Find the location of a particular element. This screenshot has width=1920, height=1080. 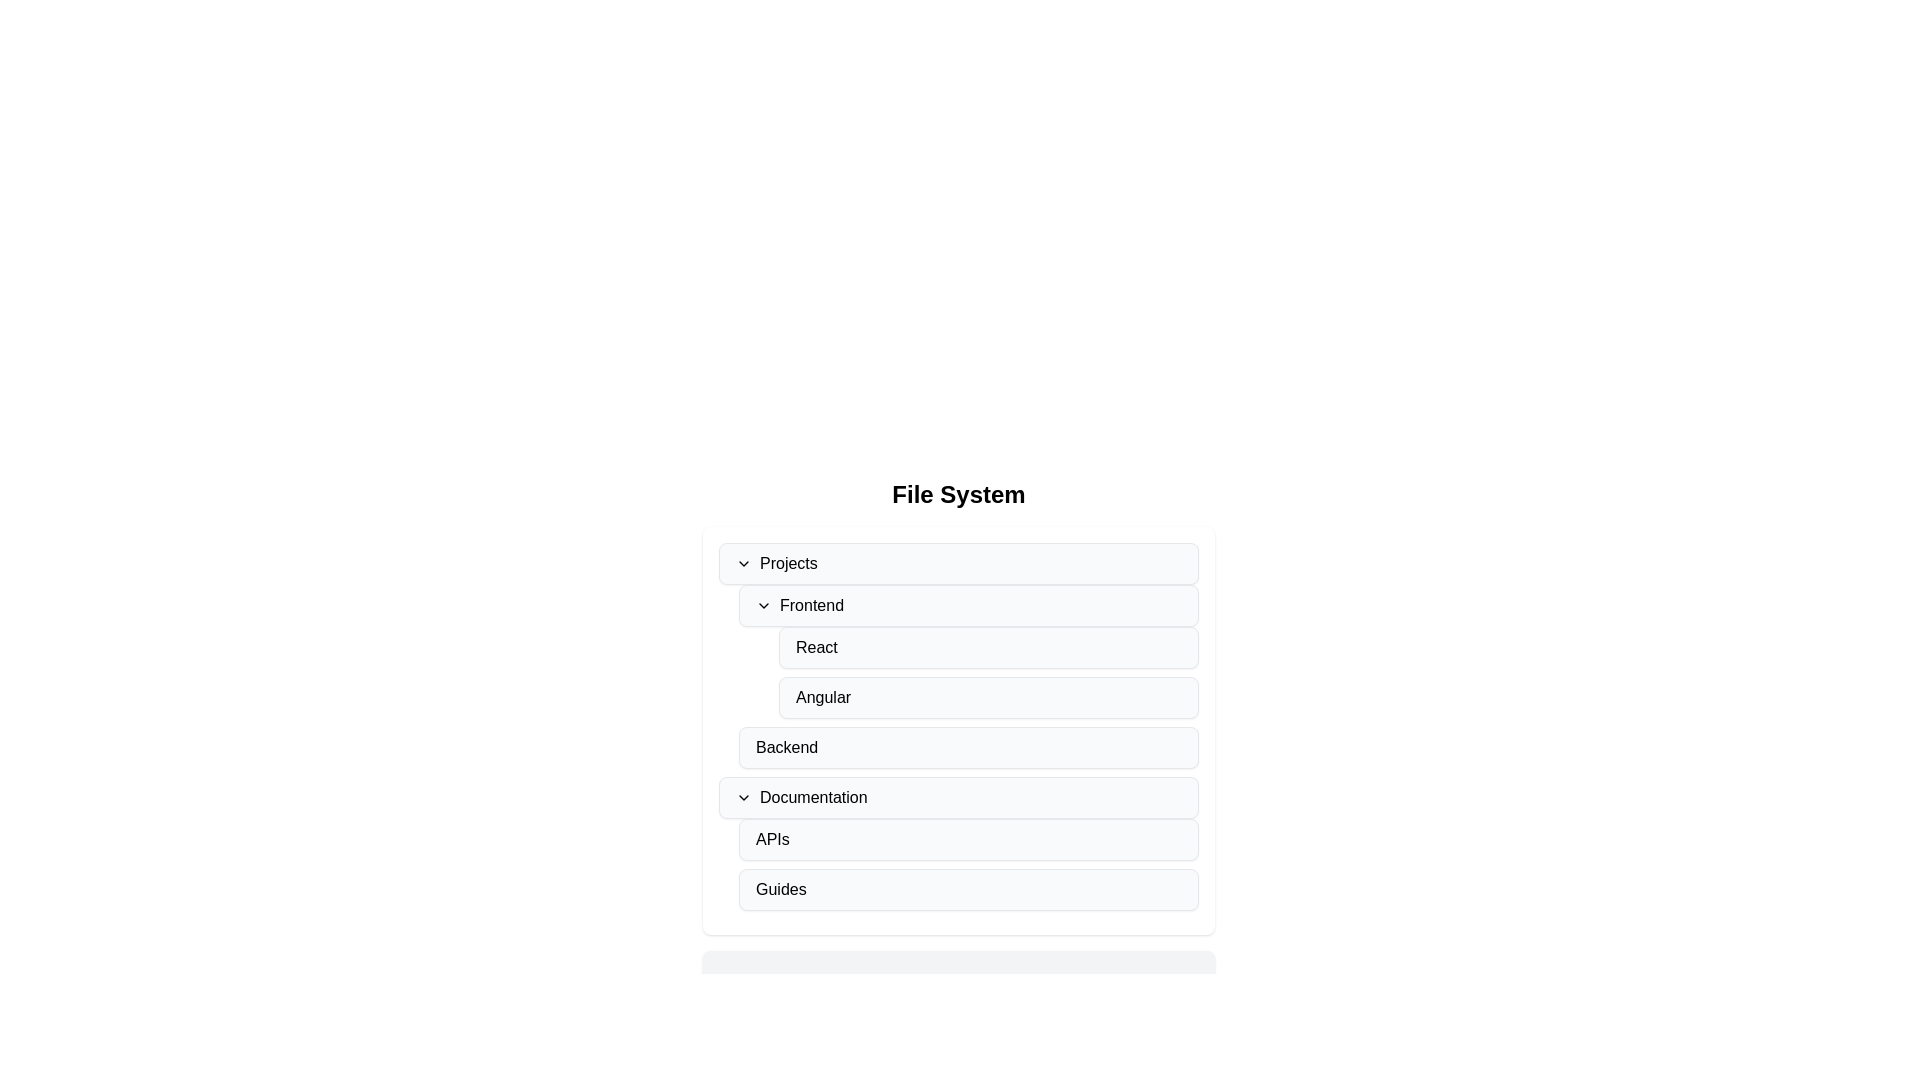

the clickable list item labeled 'Angular' is located at coordinates (823, 697).